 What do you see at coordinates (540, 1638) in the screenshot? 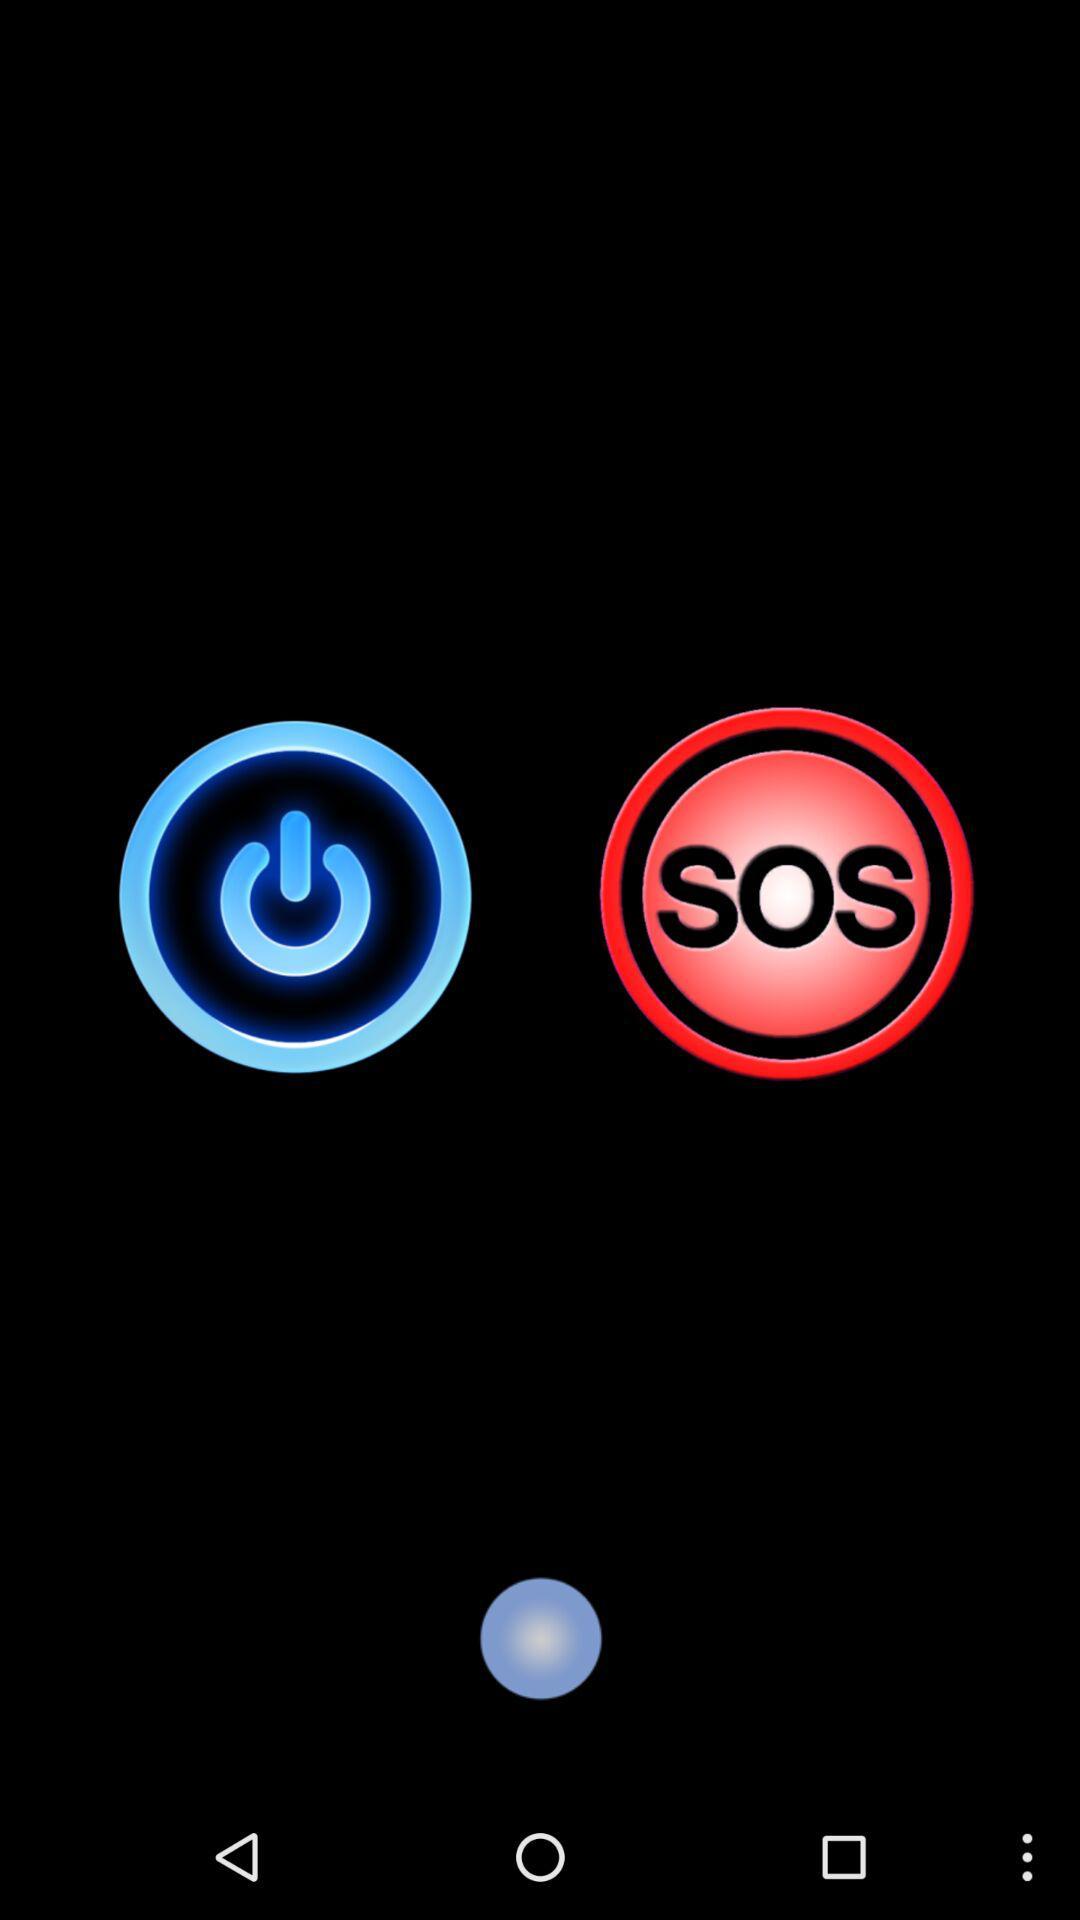
I see `the button at the bottom` at bounding box center [540, 1638].